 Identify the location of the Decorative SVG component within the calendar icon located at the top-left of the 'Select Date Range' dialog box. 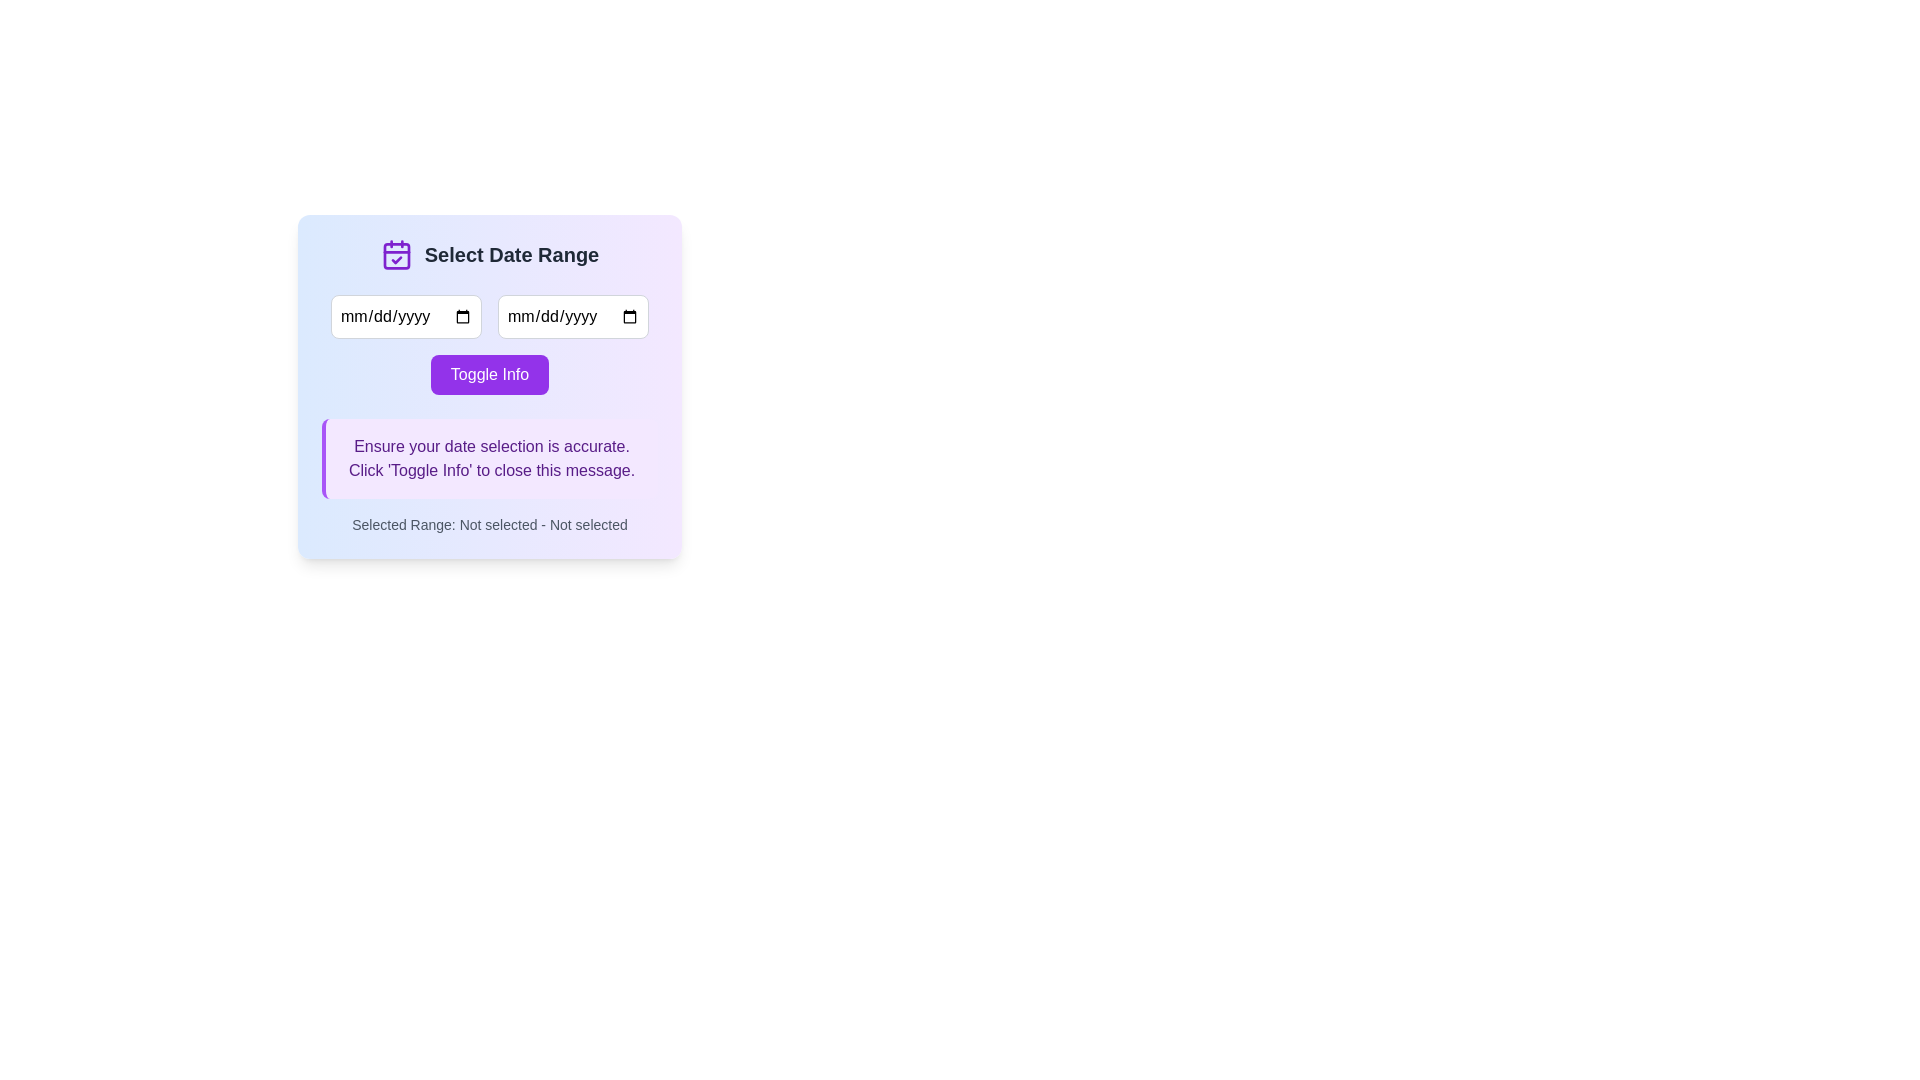
(396, 255).